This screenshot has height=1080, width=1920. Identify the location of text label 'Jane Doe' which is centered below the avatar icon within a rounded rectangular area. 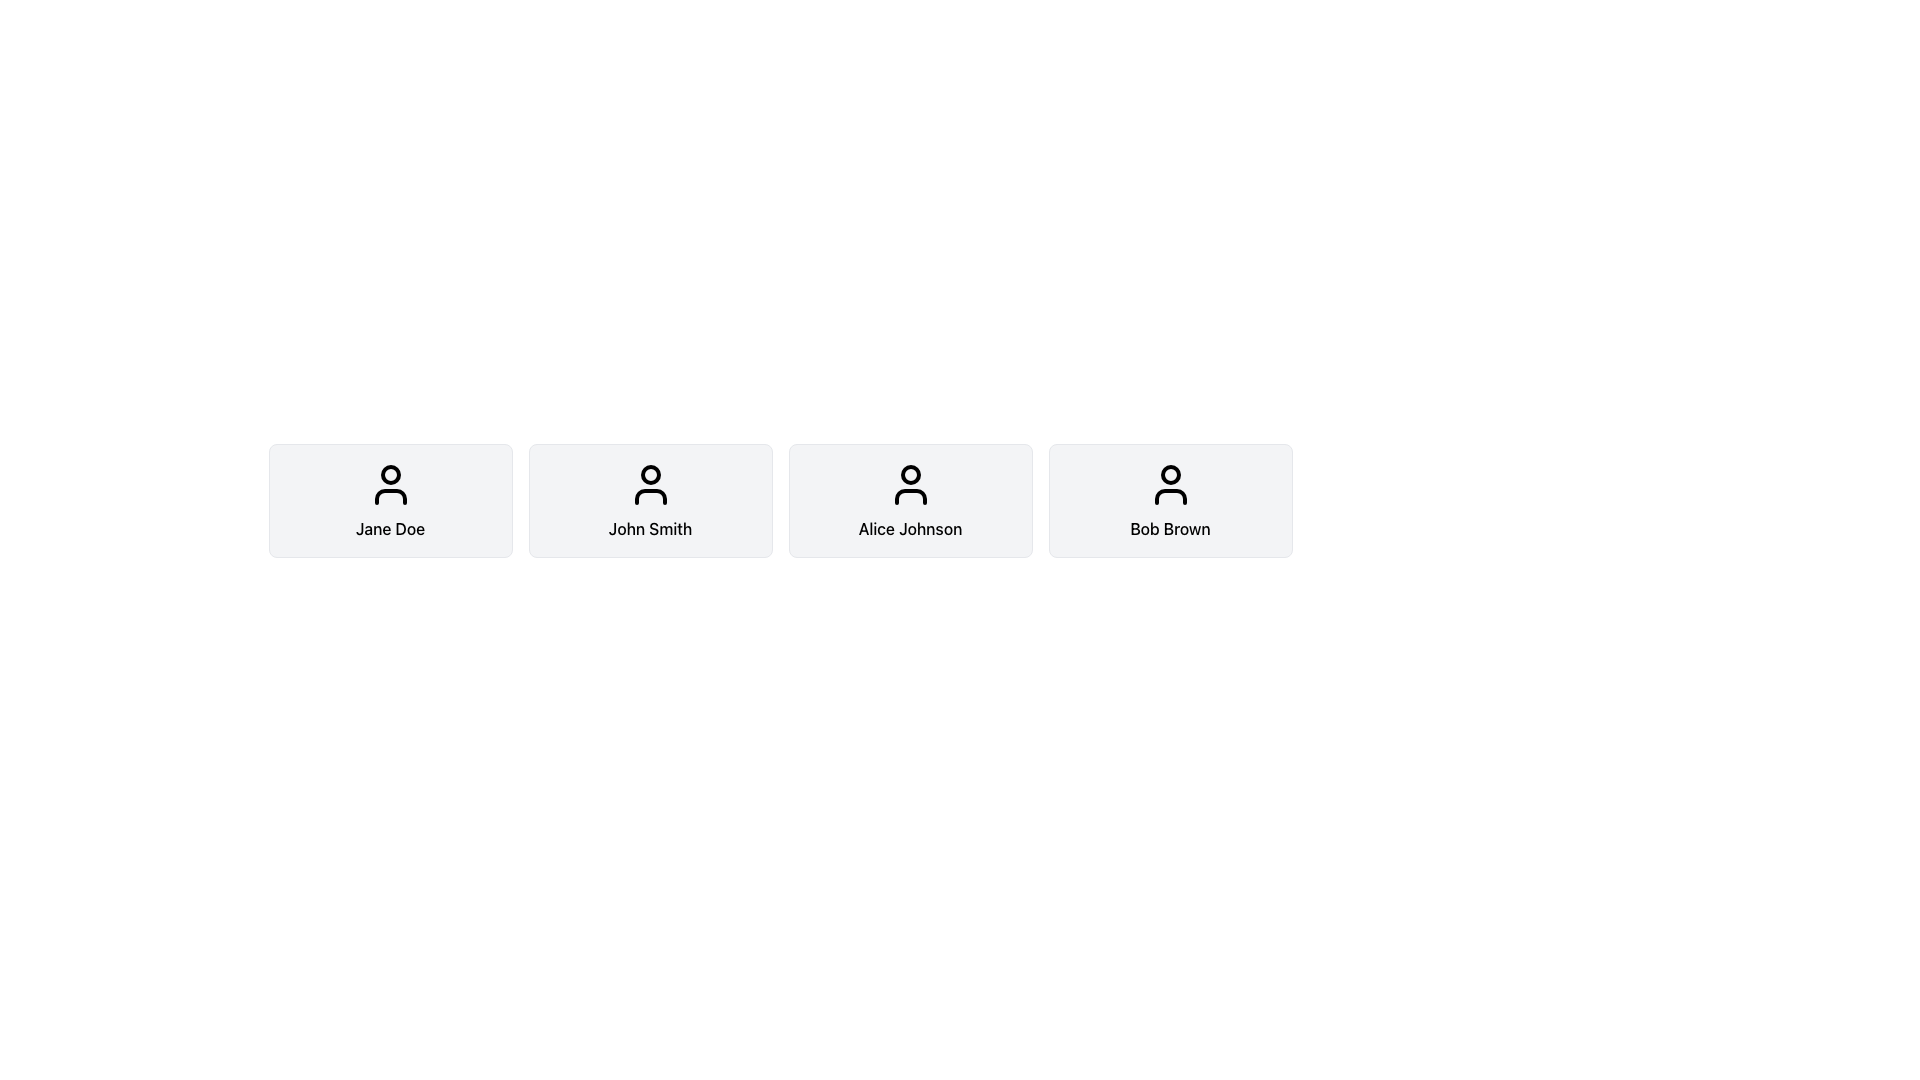
(390, 527).